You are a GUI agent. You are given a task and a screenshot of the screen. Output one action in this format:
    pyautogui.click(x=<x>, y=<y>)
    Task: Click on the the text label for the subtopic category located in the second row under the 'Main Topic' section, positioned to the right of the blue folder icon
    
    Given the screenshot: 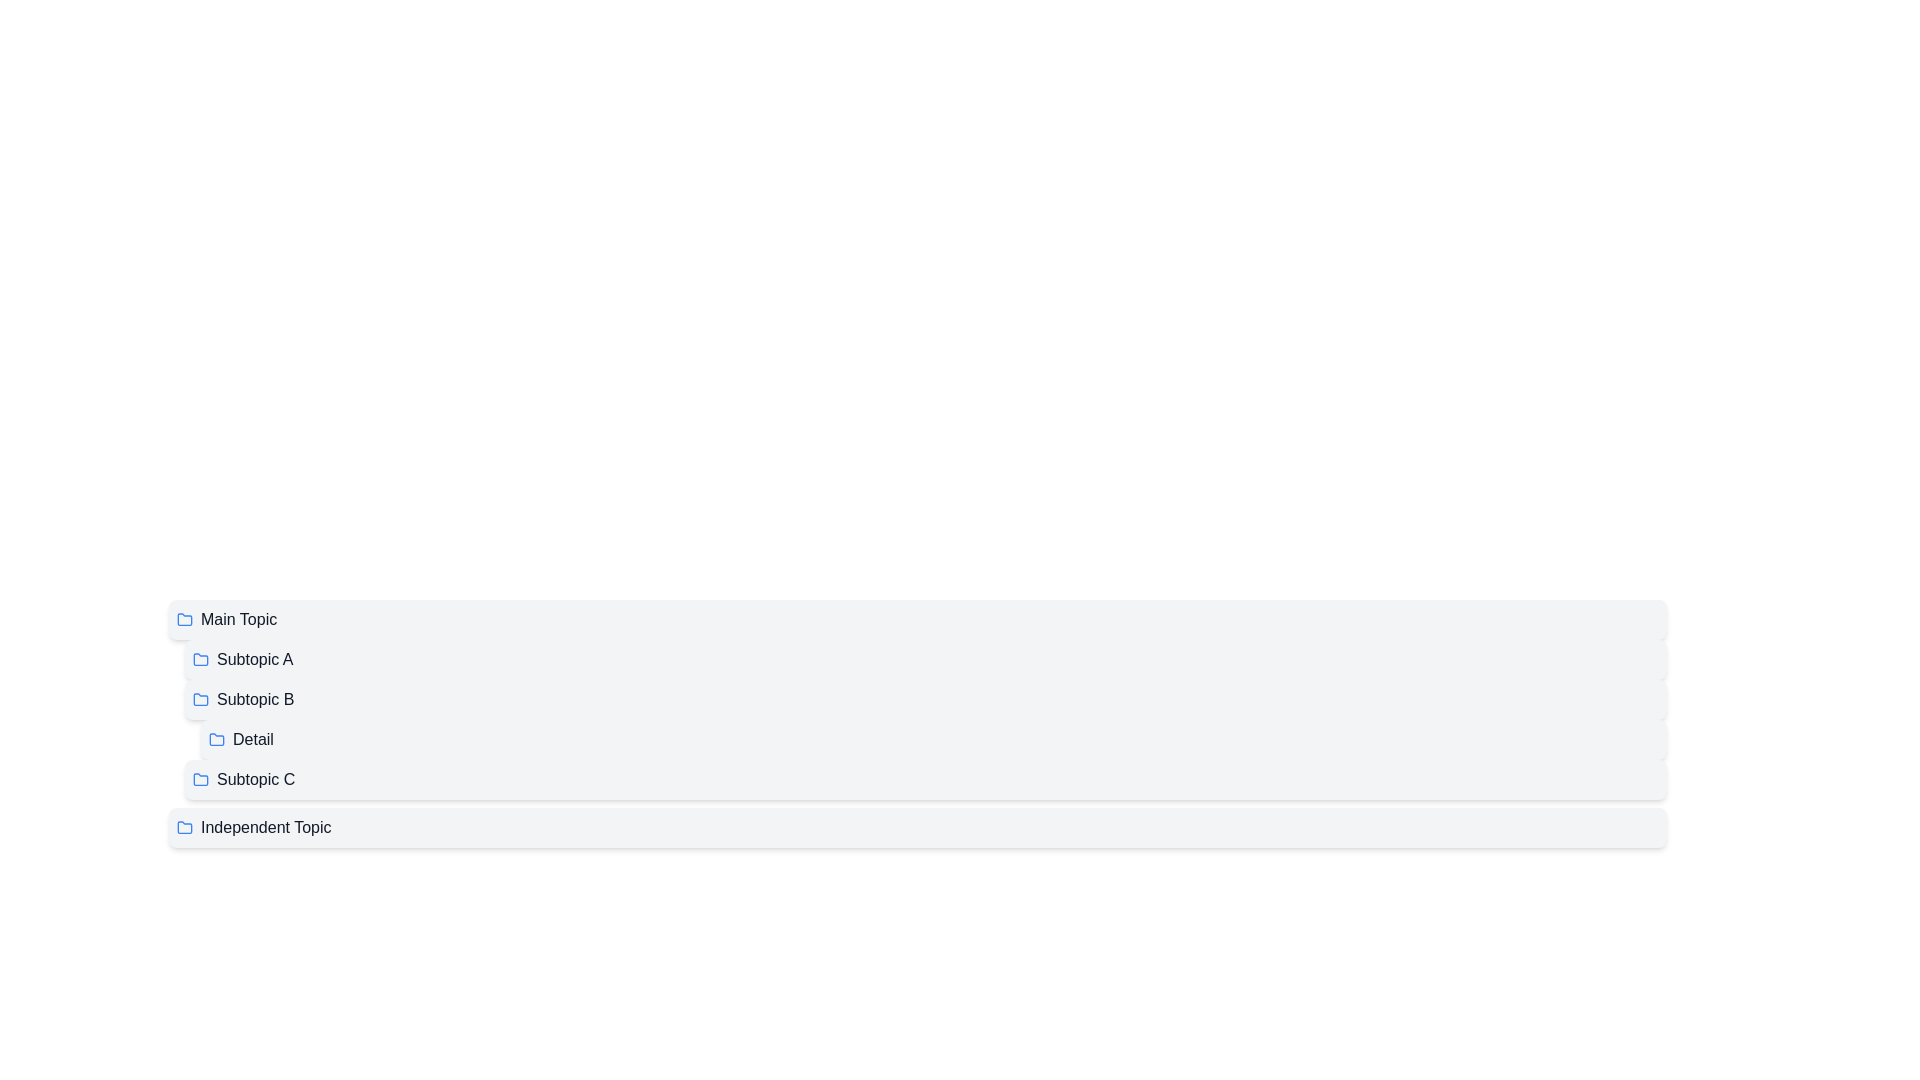 What is the action you would take?
    pyautogui.click(x=254, y=659)
    